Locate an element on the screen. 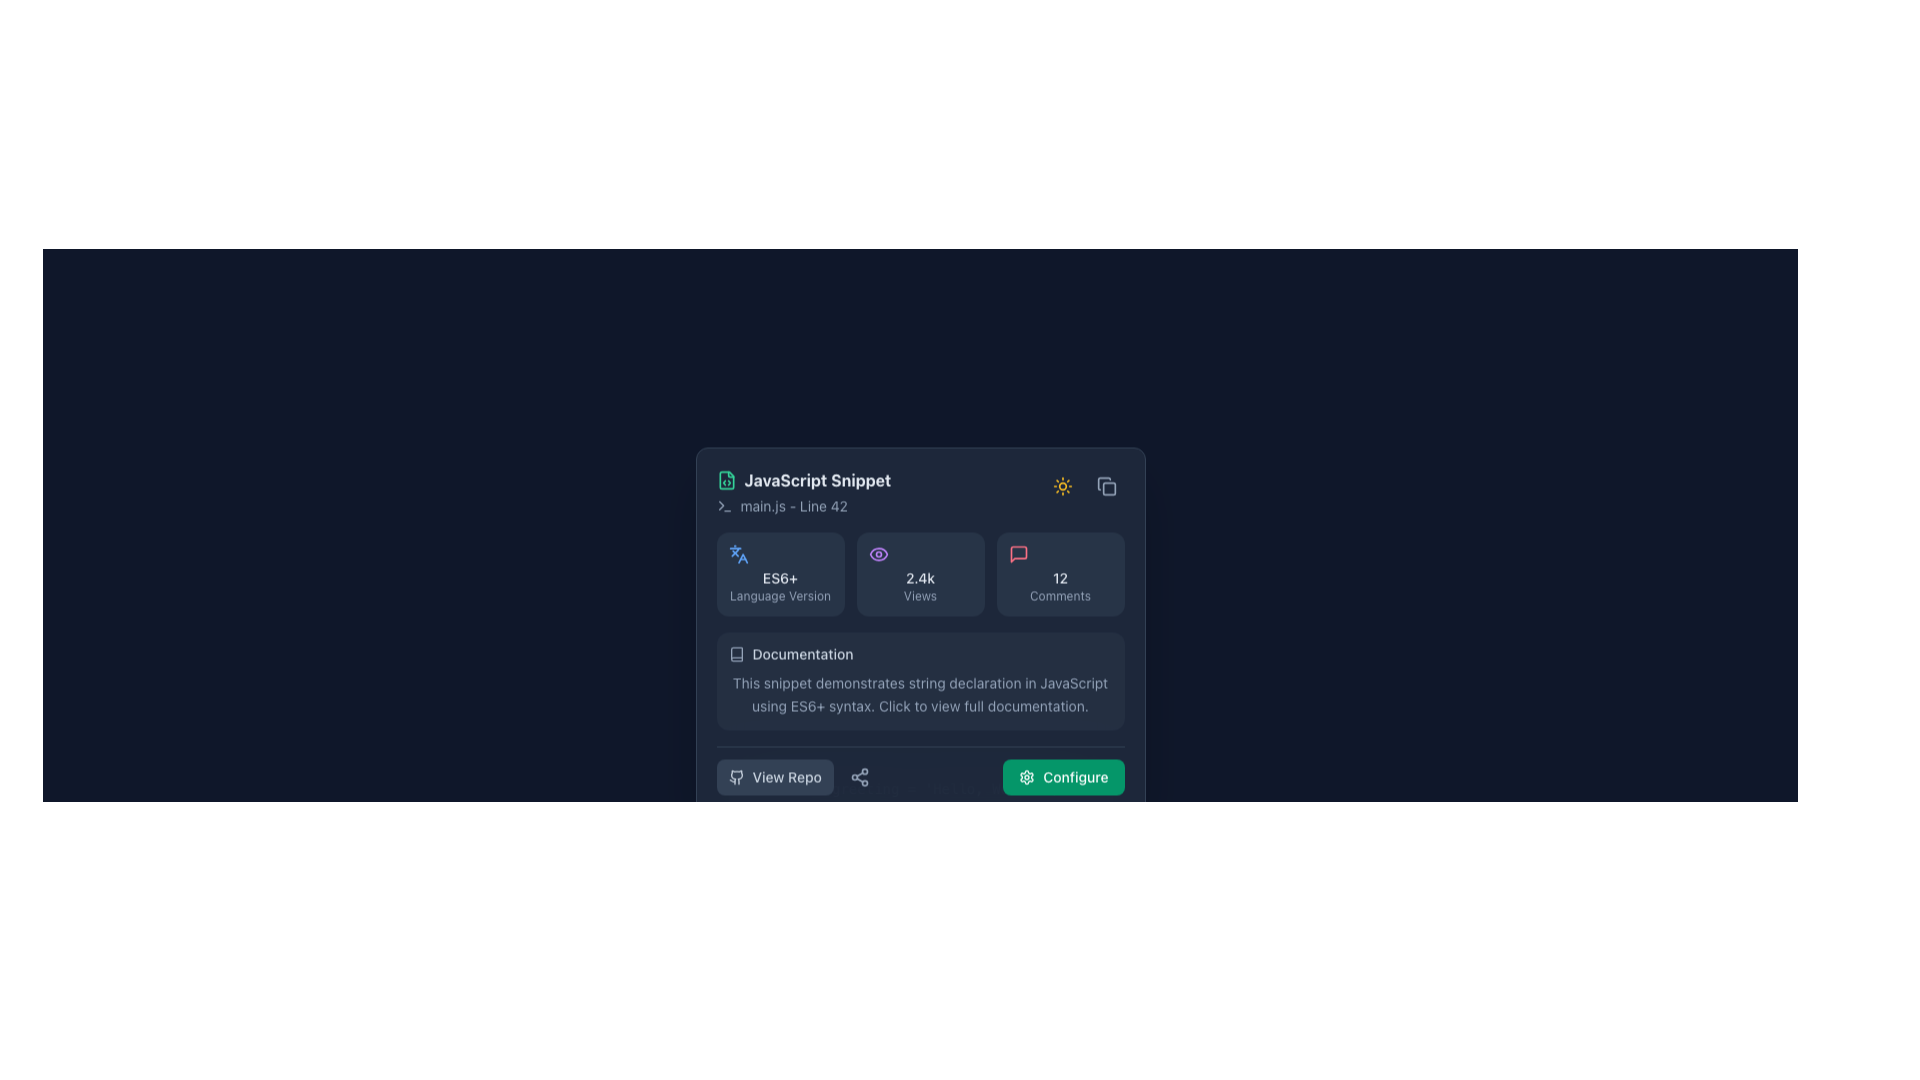 The height and width of the screenshot is (1080, 1920). the documentation icon located in the upper right area of the snippet box to understand its meaning is located at coordinates (735, 654).